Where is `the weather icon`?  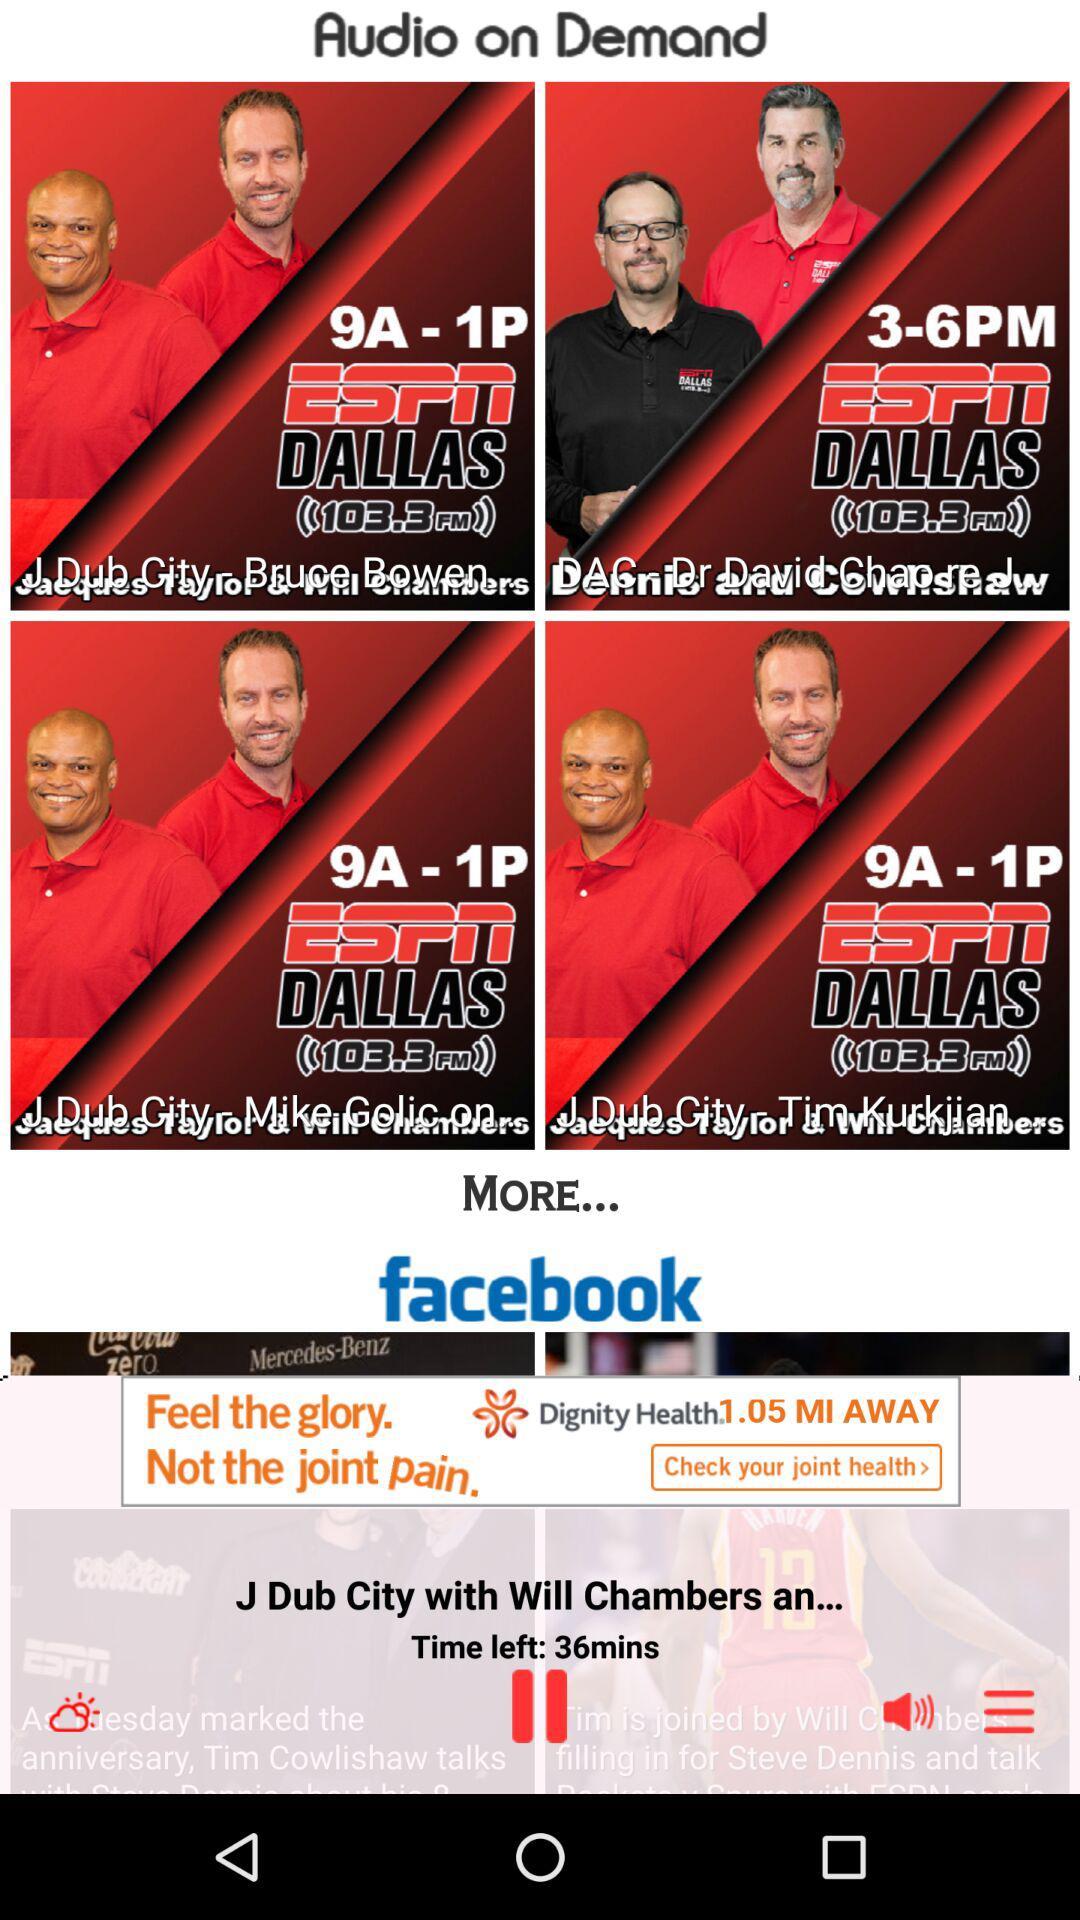 the weather icon is located at coordinates (73, 1832).